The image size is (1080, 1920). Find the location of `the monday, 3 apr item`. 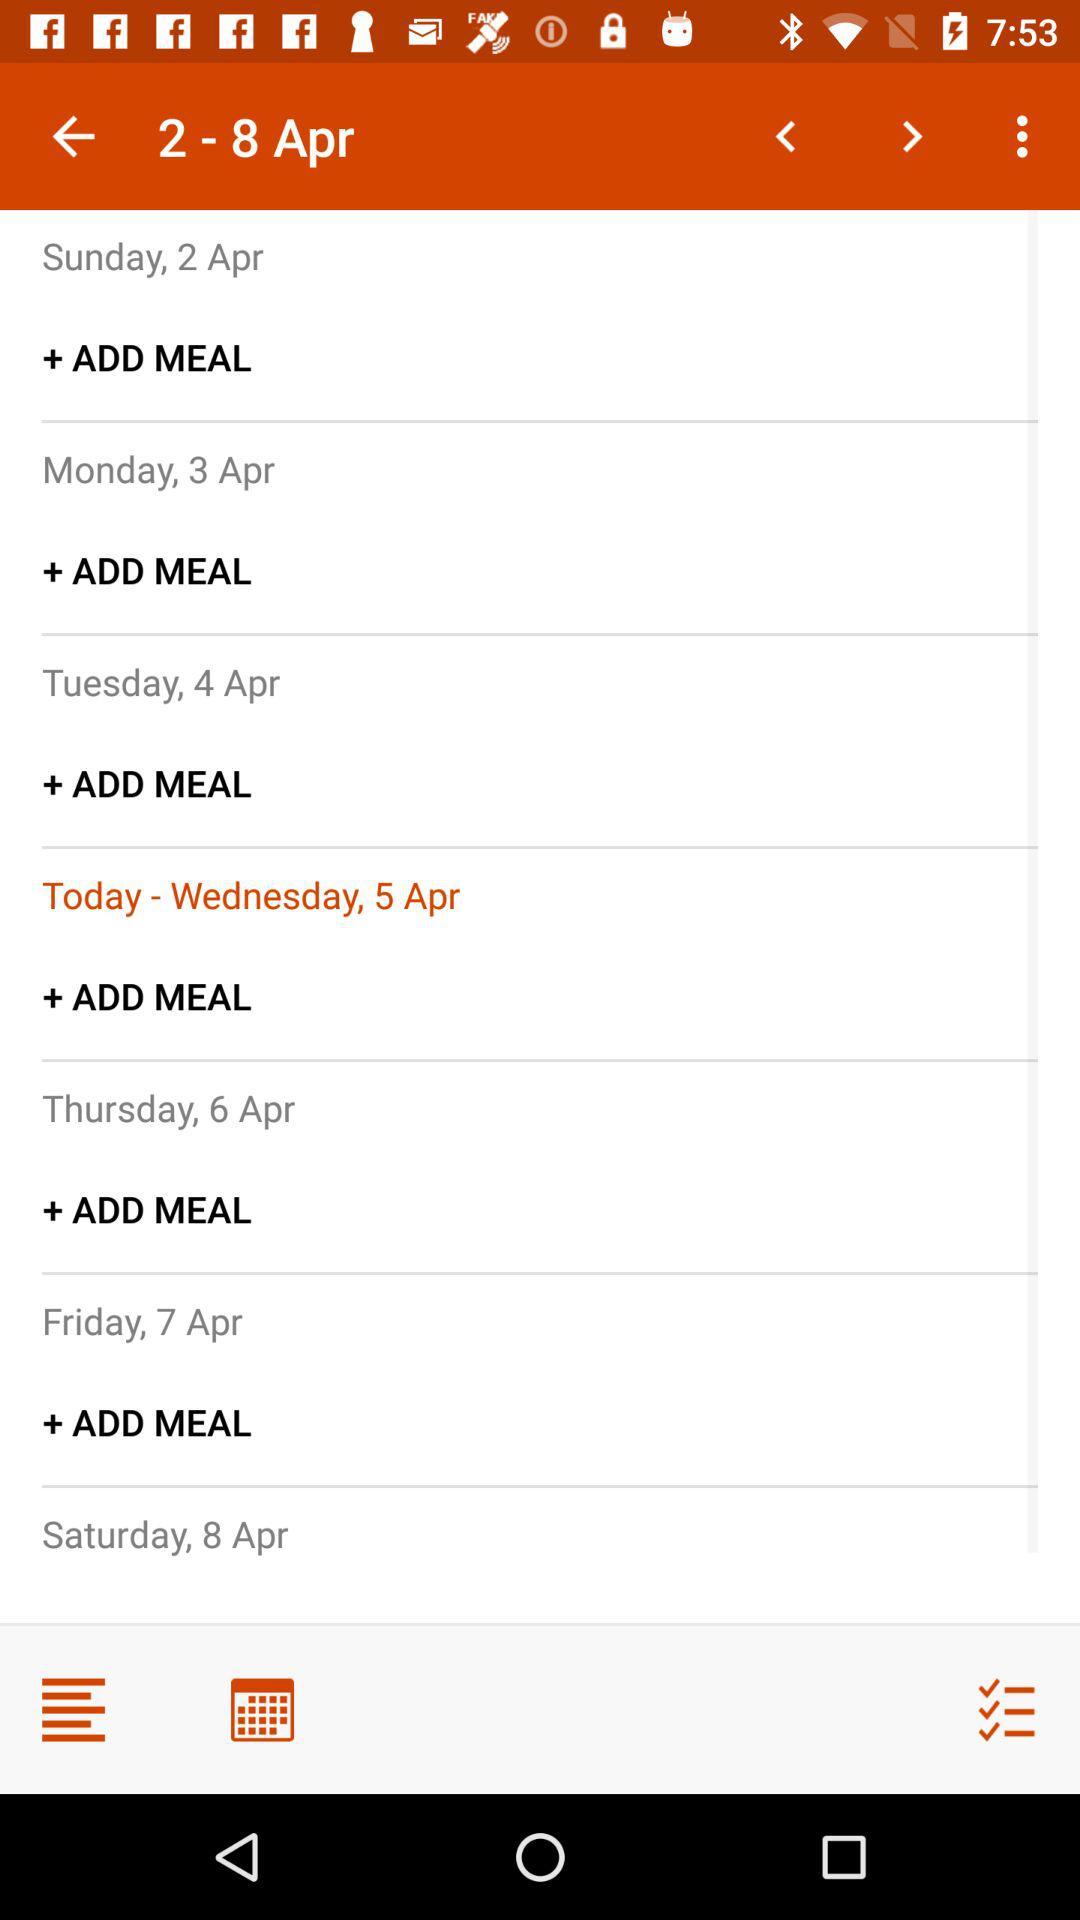

the monday, 3 apr item is located at coordinates (157, 467).